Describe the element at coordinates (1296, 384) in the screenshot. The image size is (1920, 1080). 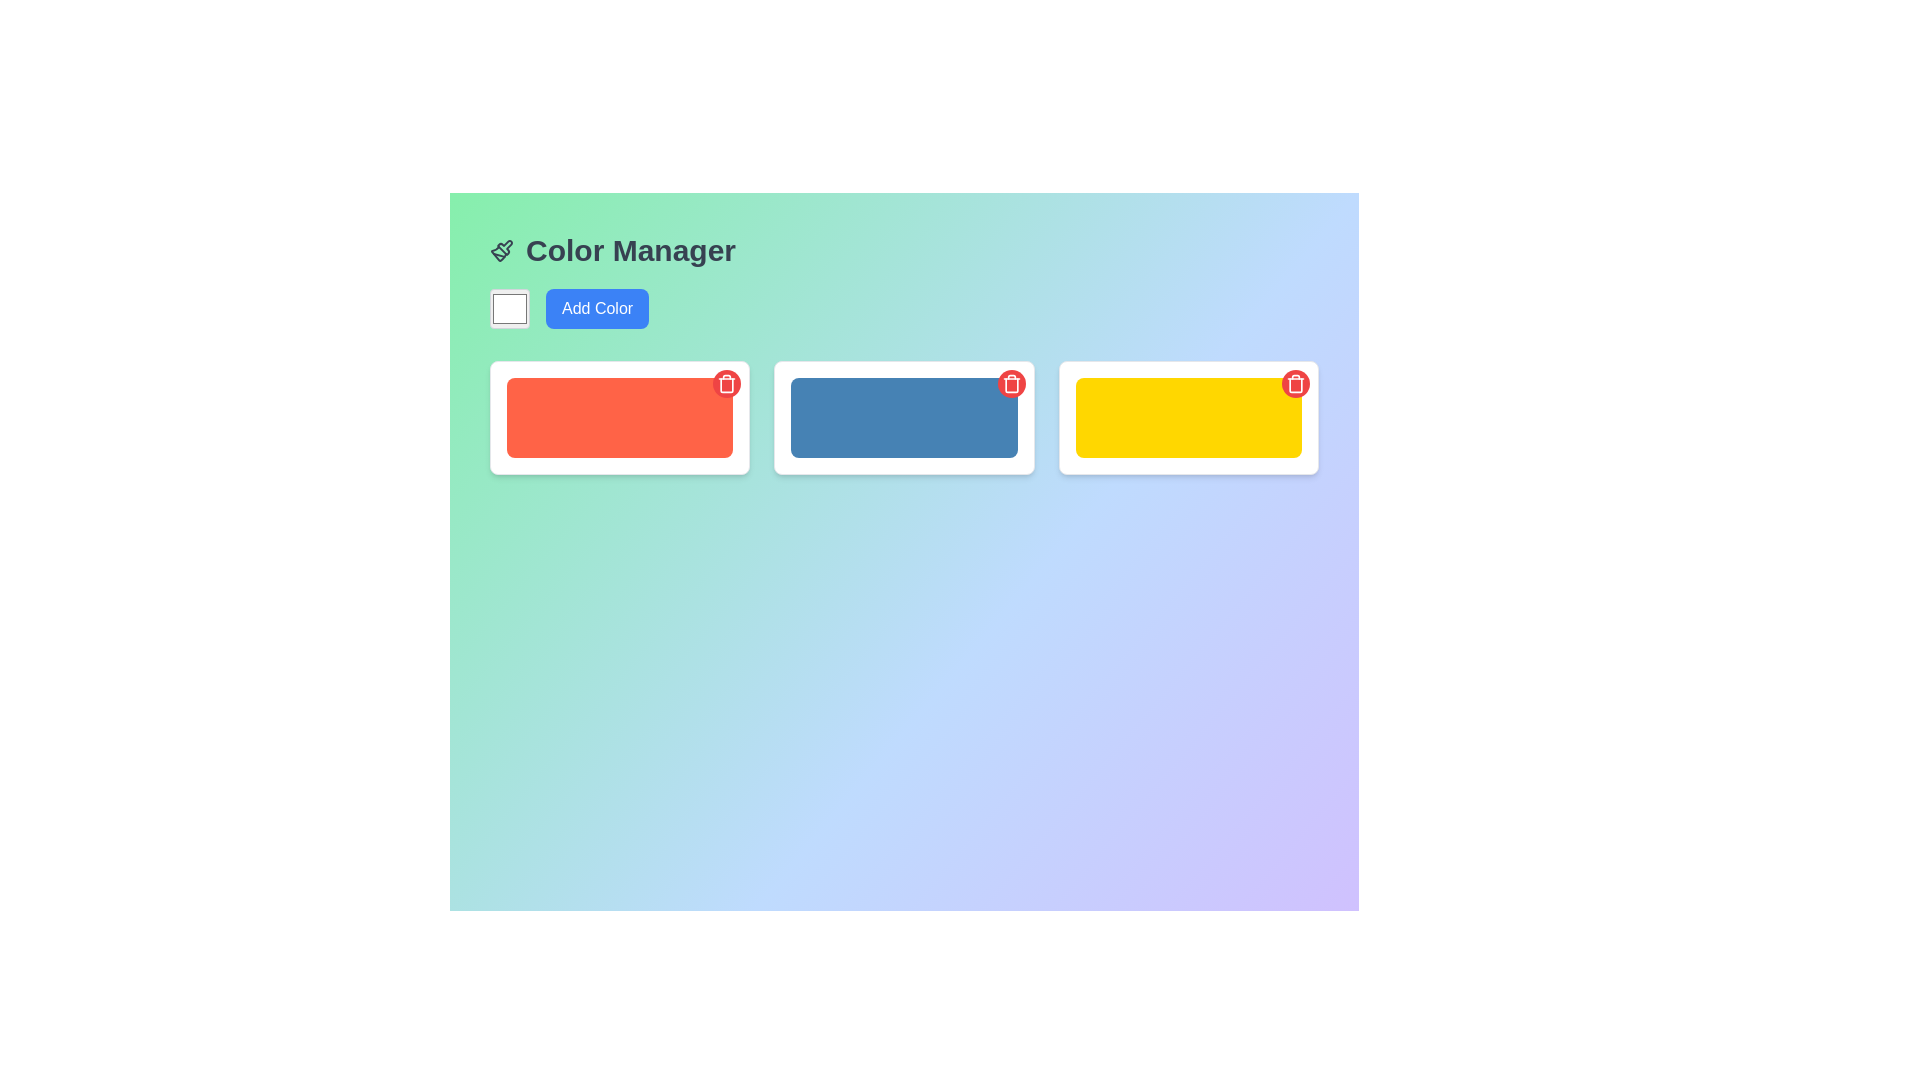
I see `the circular delete button located at the top-right corner of the yellow rectangular card with a red background and a white trash can icon` at that location.